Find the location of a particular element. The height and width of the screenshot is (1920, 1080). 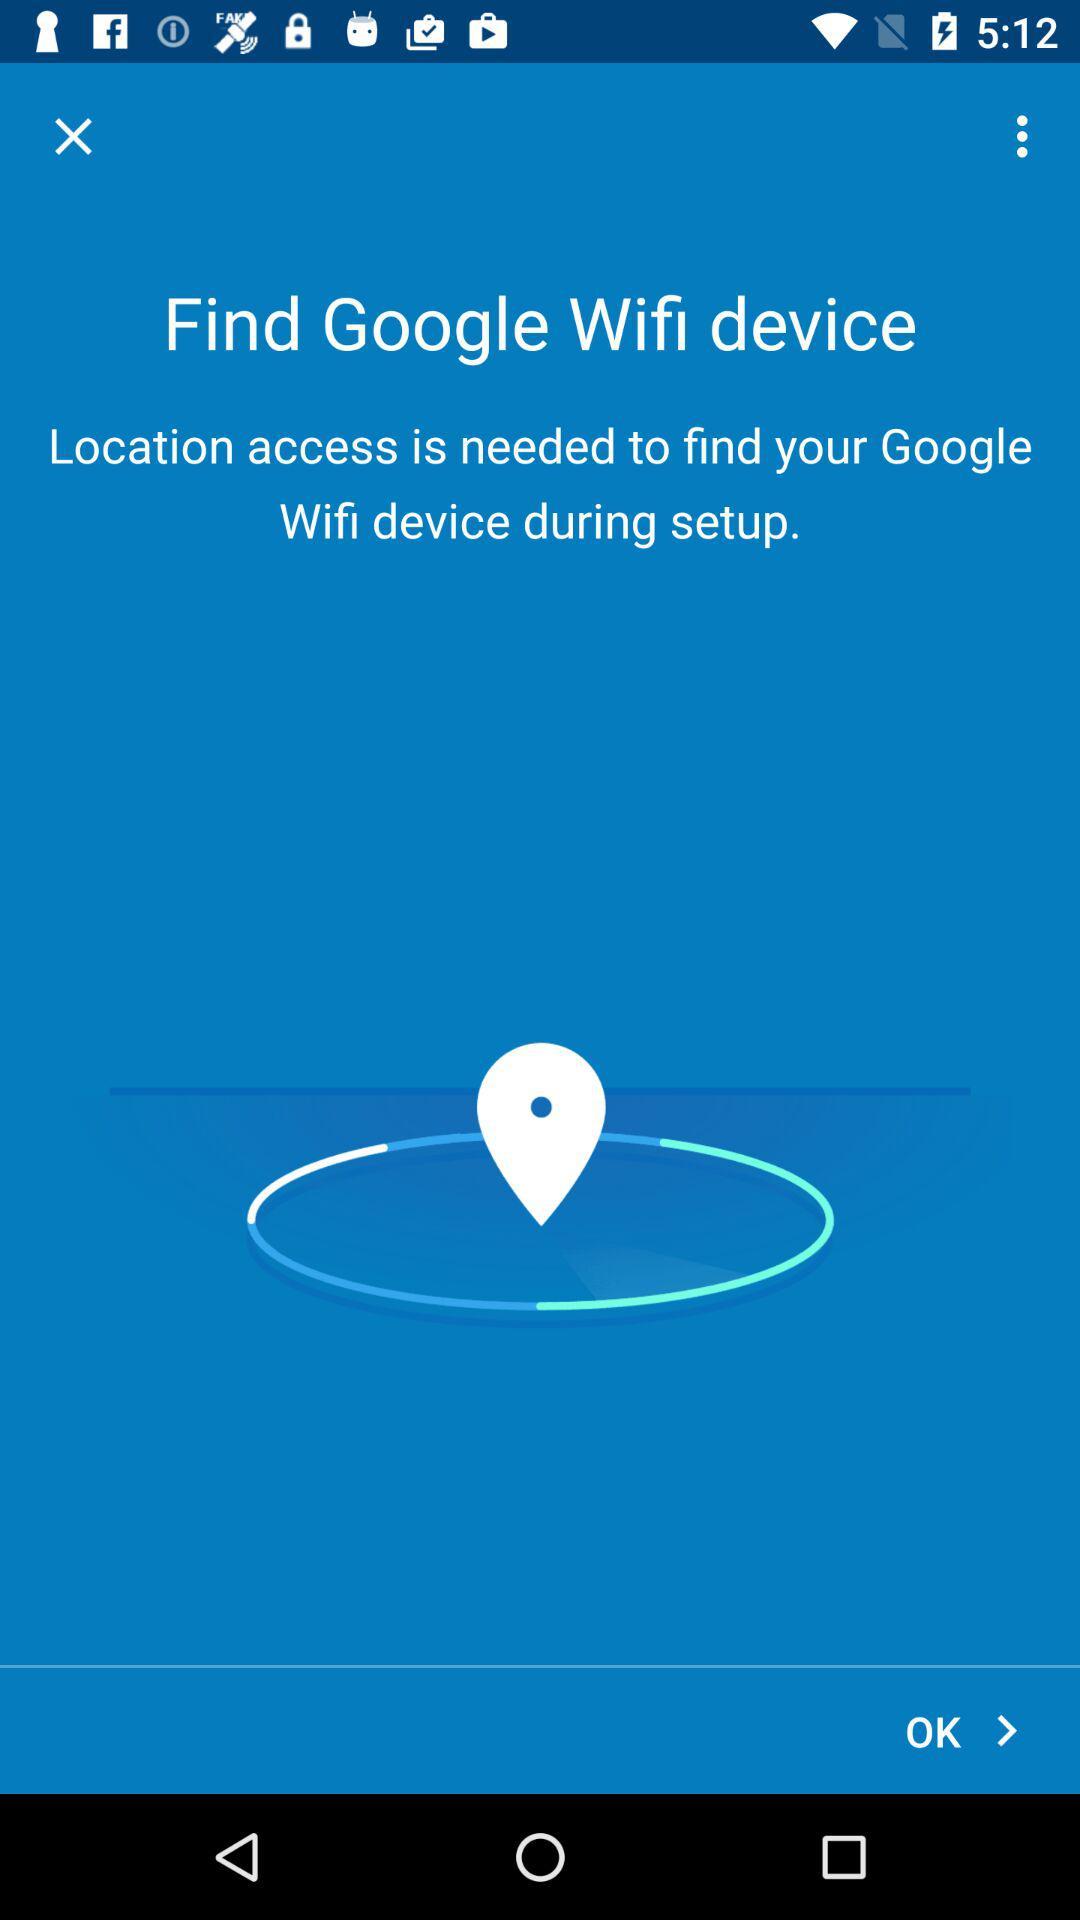

icon at the bottom right corner is located at coordinates (963, 1730).